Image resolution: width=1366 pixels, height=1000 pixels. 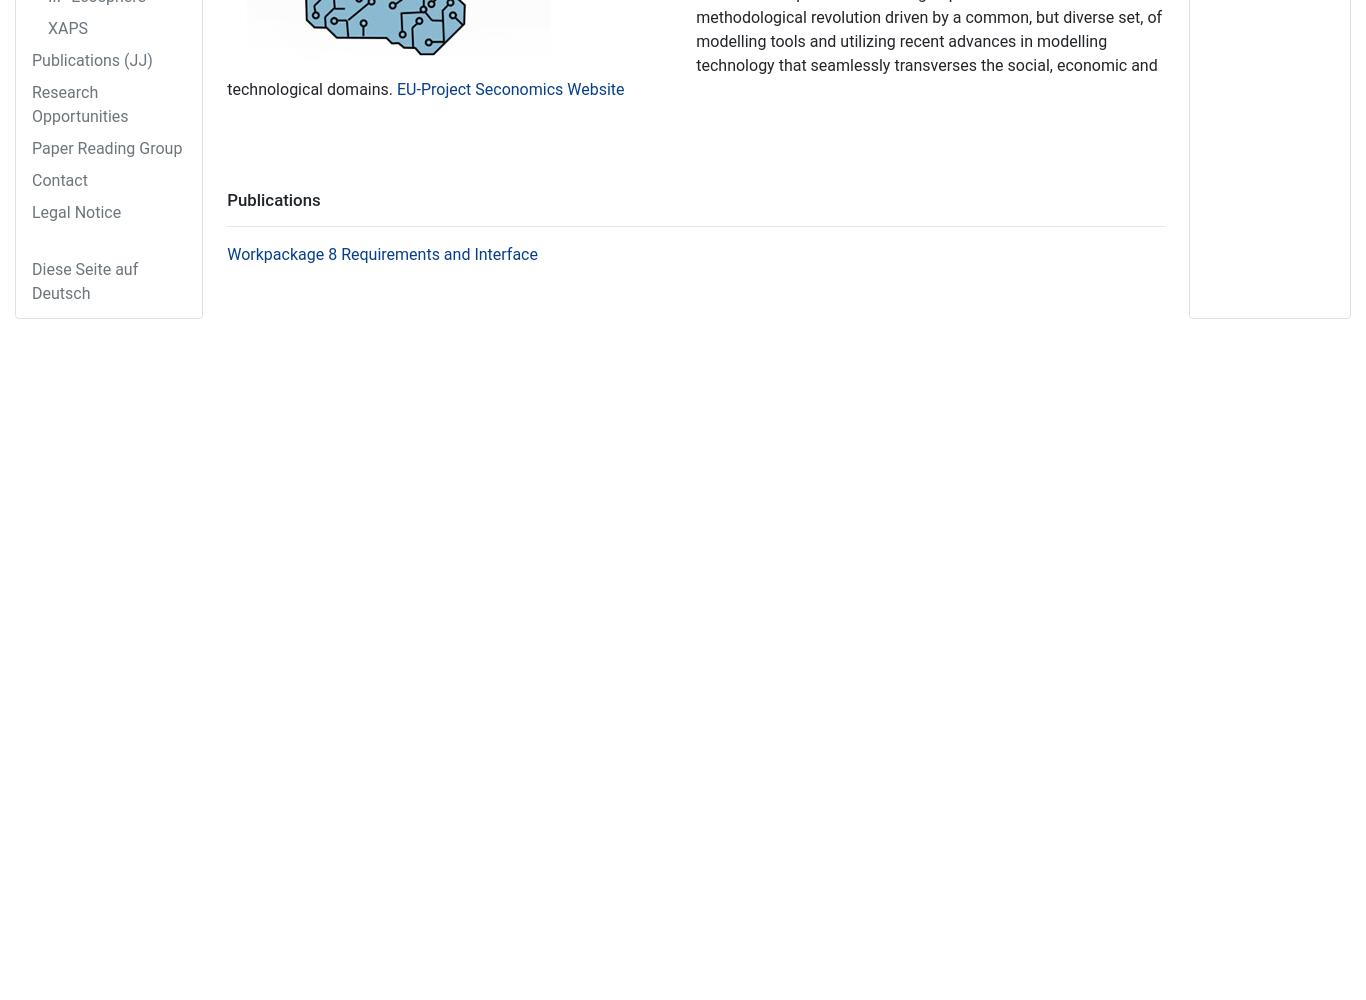 What do you see at coordinates (273, 198) in the screenshot?
I see `'Publications'` at bounding box center [273, 198].